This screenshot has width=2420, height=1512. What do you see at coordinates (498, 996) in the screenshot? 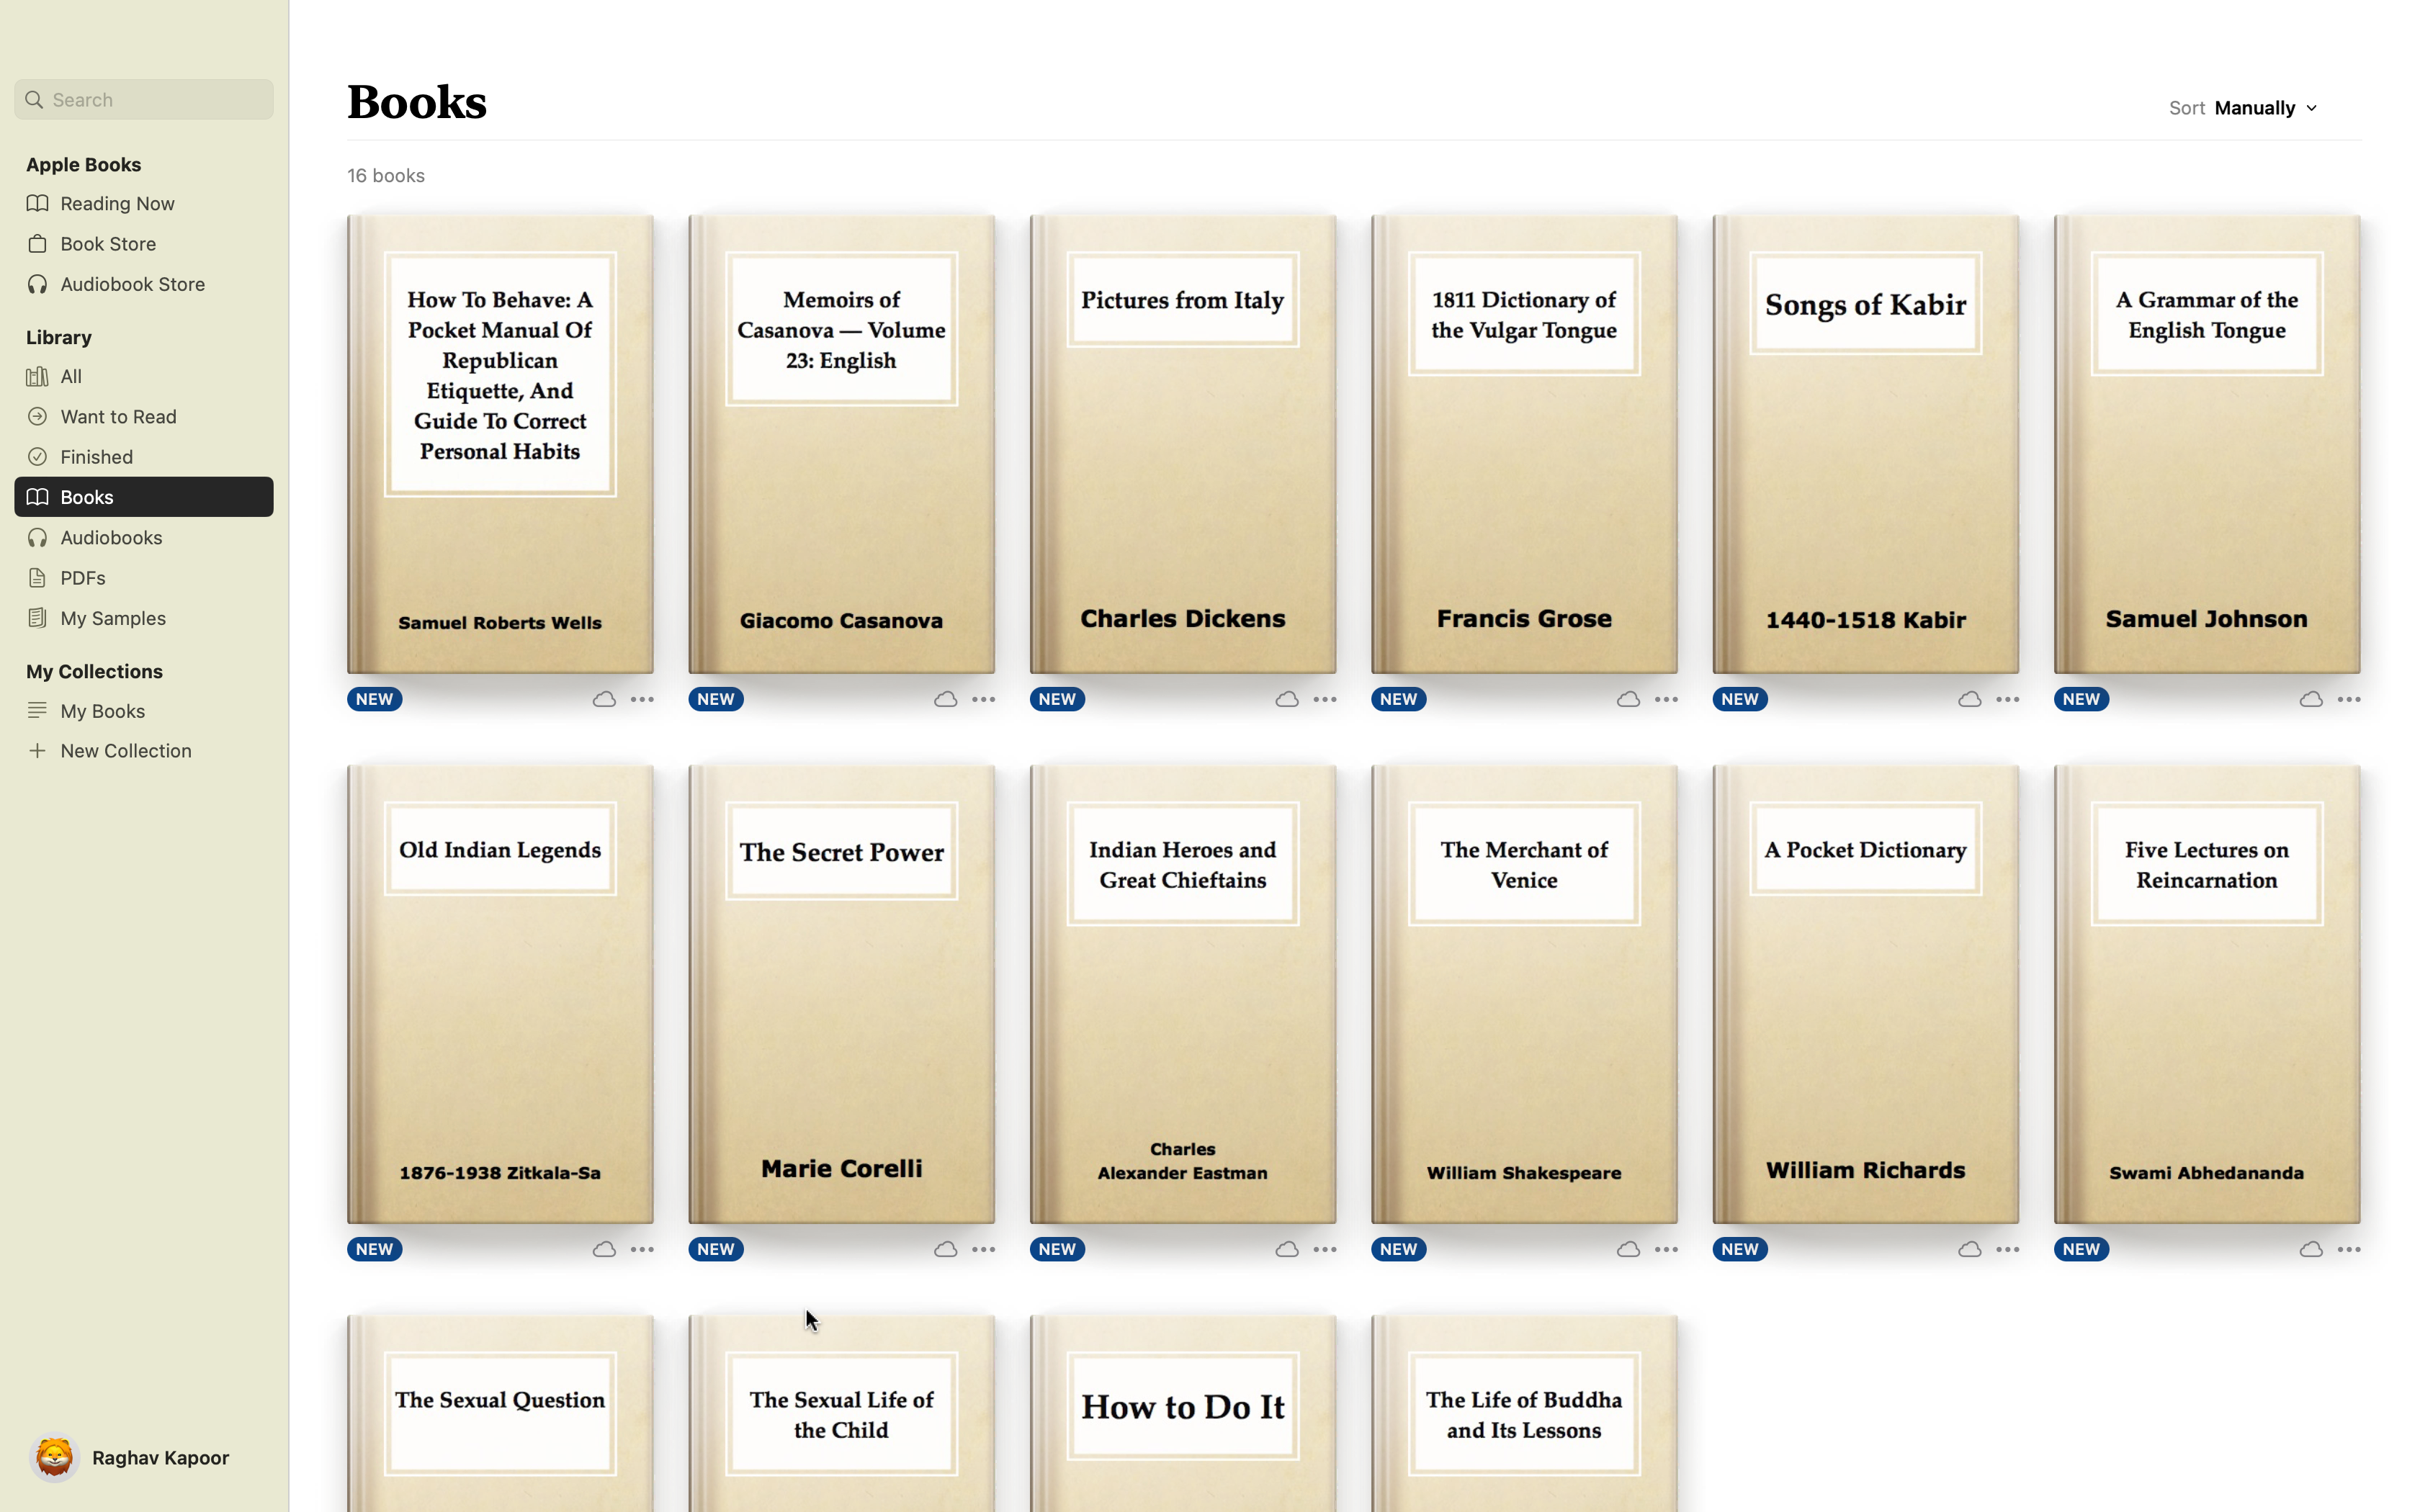
I see `the "Read" button for the book "Old Indian Legends" to start reading it` at bounding box center [498, 996].